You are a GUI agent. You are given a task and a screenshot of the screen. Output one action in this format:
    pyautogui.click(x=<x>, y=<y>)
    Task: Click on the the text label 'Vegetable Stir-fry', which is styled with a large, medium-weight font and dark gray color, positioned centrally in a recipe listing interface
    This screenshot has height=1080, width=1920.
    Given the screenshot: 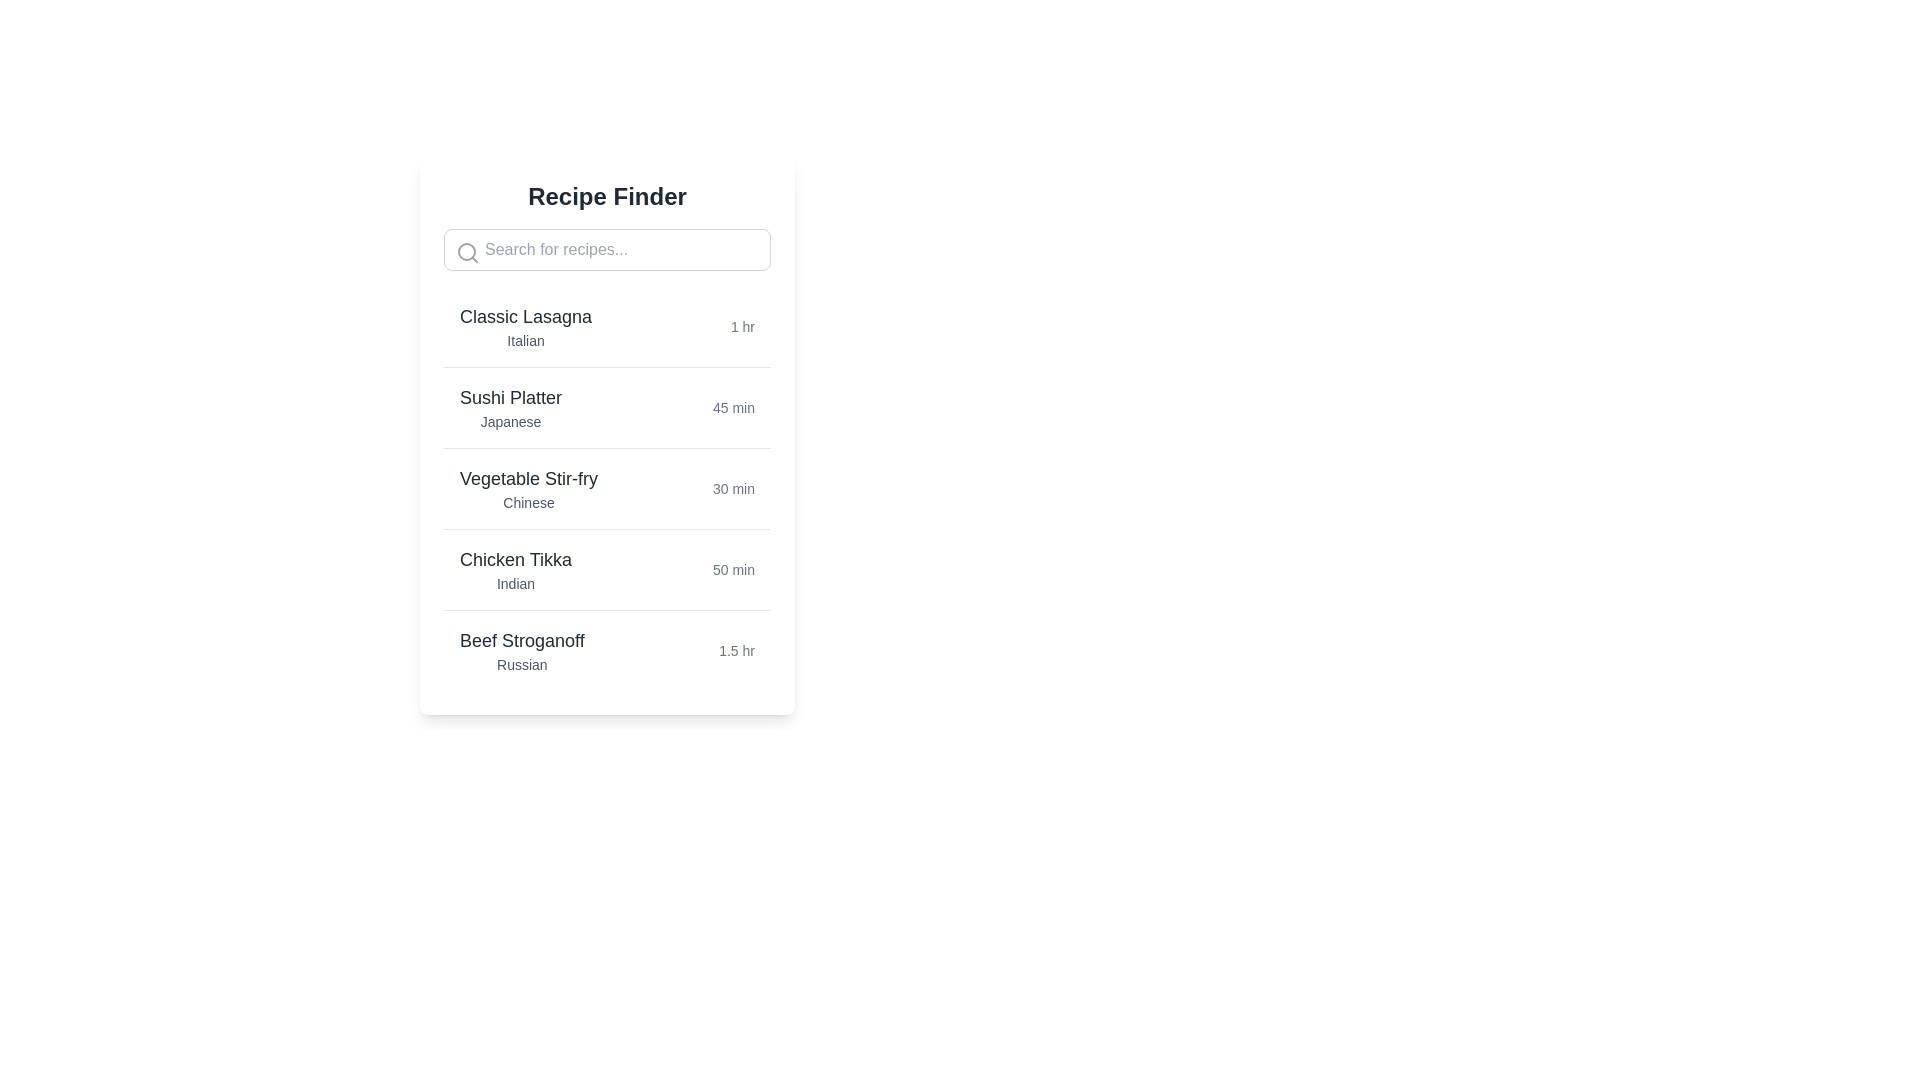 What is the action you would take?
    pyautogui.click(x=528, y=478)
    